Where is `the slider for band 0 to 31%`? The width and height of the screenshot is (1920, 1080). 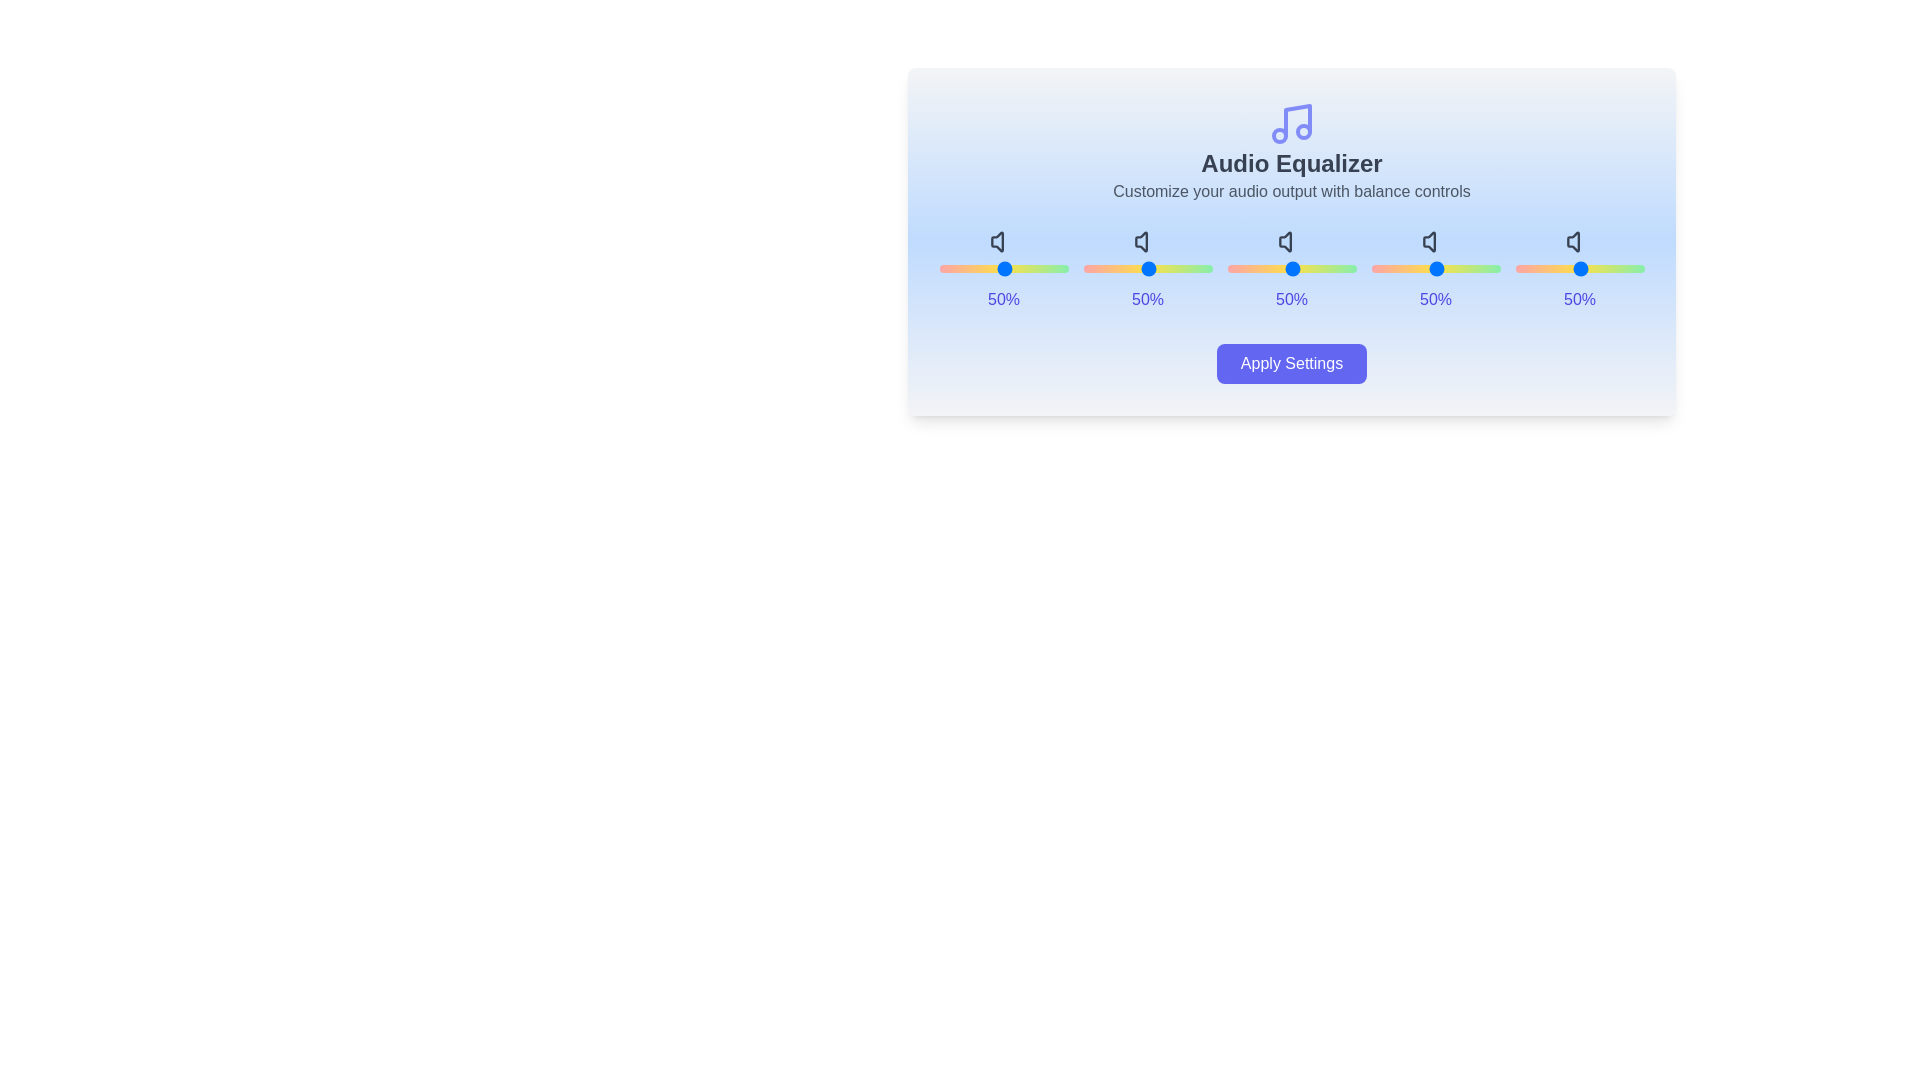
the slider for band 0 to 31% is located at coordinates (1035, 268).